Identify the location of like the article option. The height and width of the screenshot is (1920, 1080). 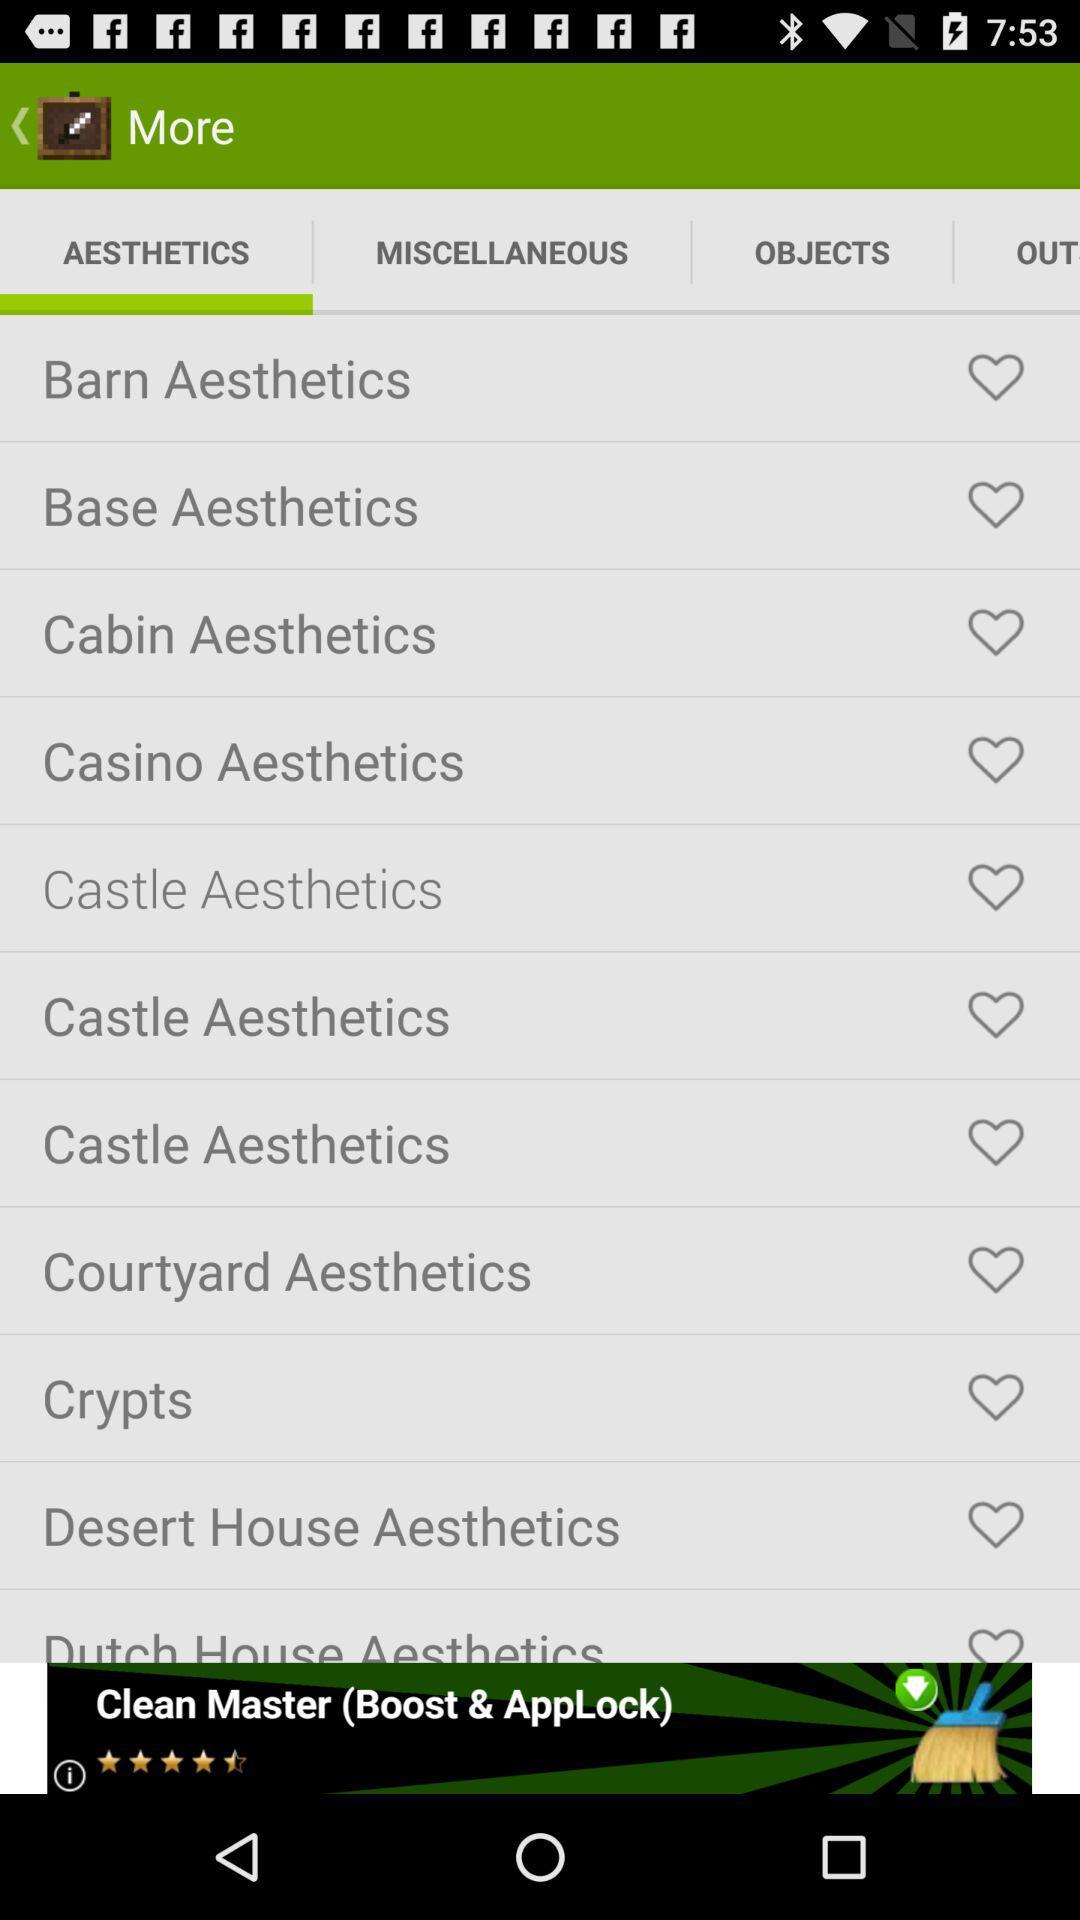
(995, 505).